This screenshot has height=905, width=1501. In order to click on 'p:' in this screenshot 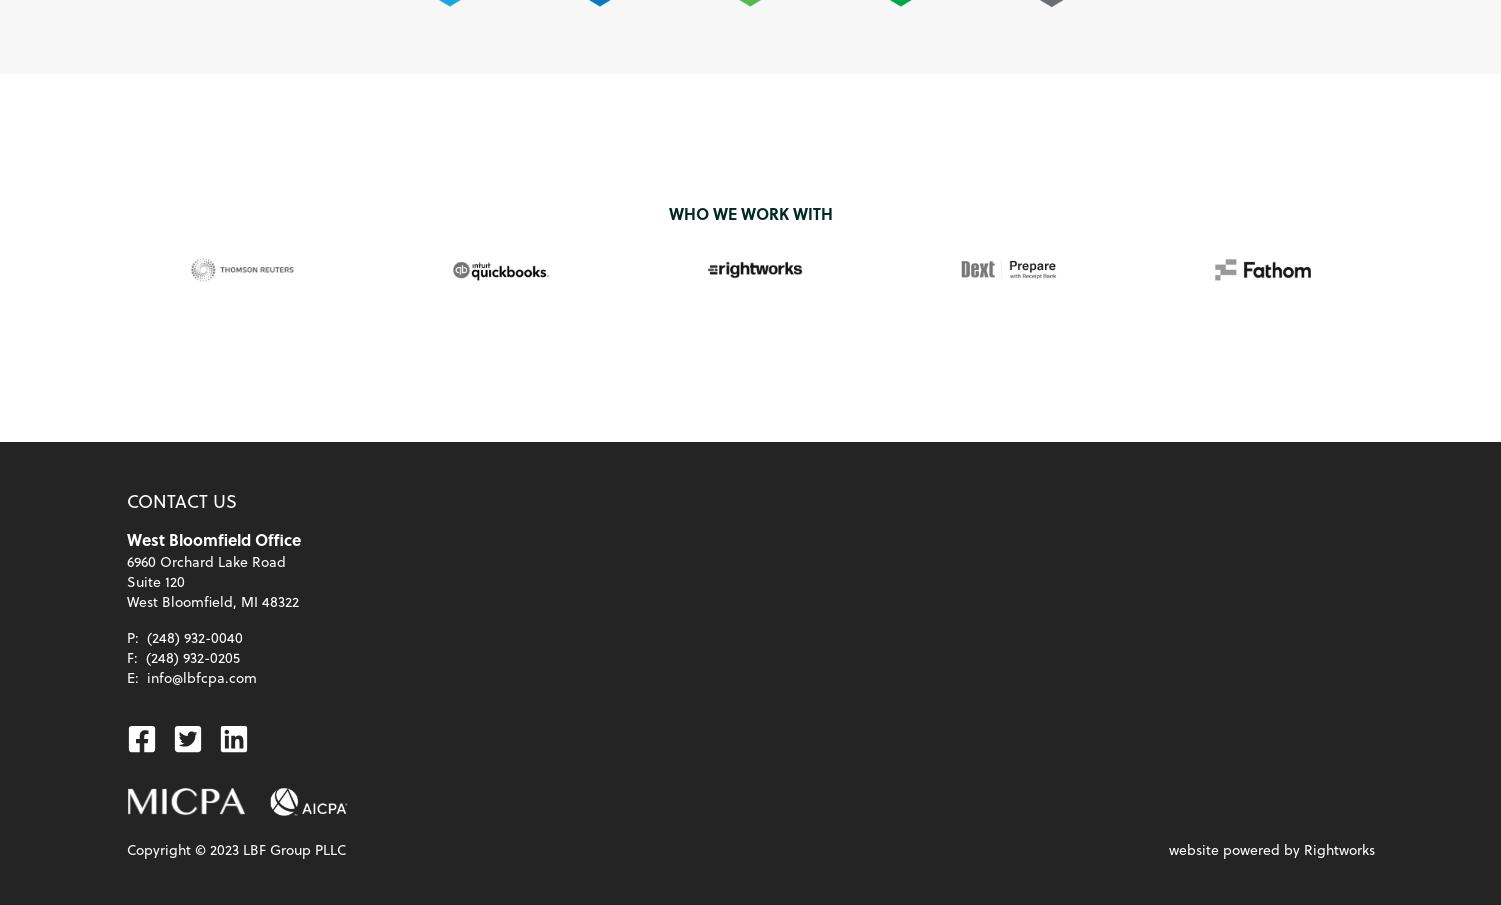, I will do `click(124, 636)`.